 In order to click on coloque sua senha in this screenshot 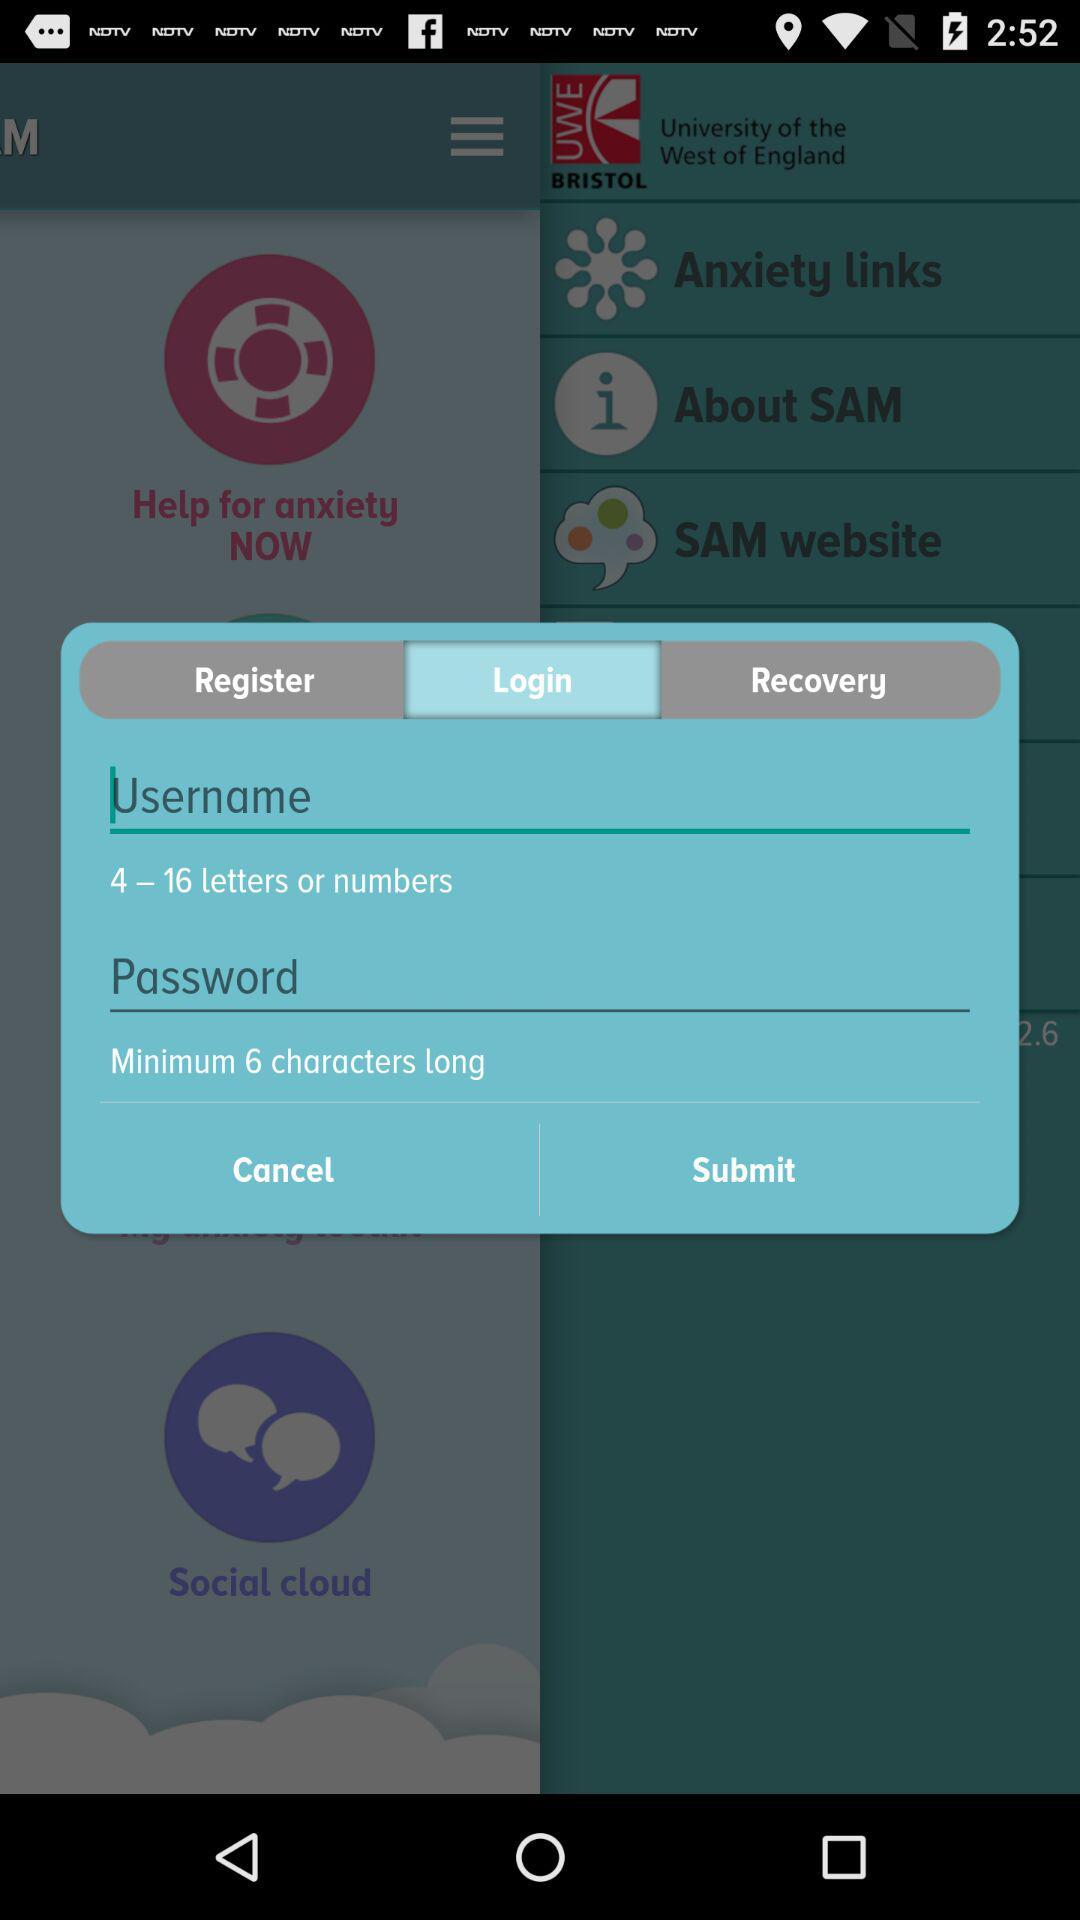, I will do `click(540, 976)`.